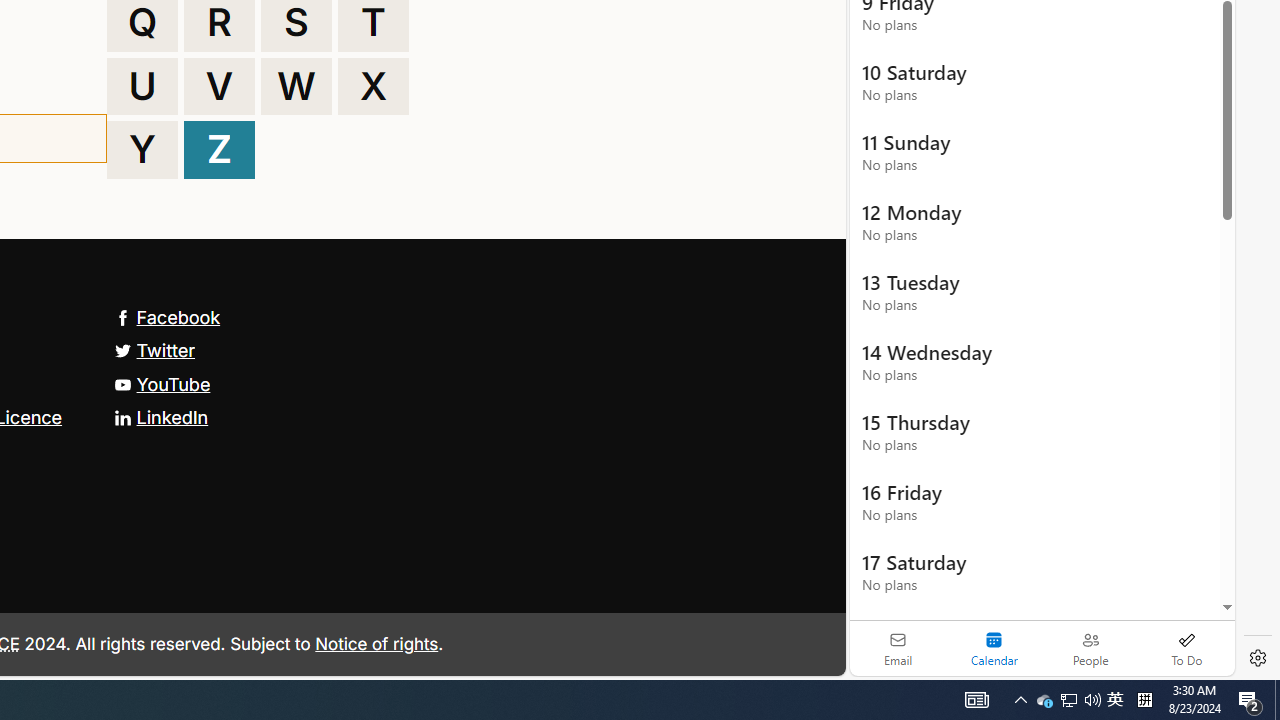 This screenshot has width=1280, height=720. Describe the element at coordinates (373, 85) in the screenshot. I see `'X'` at that location.